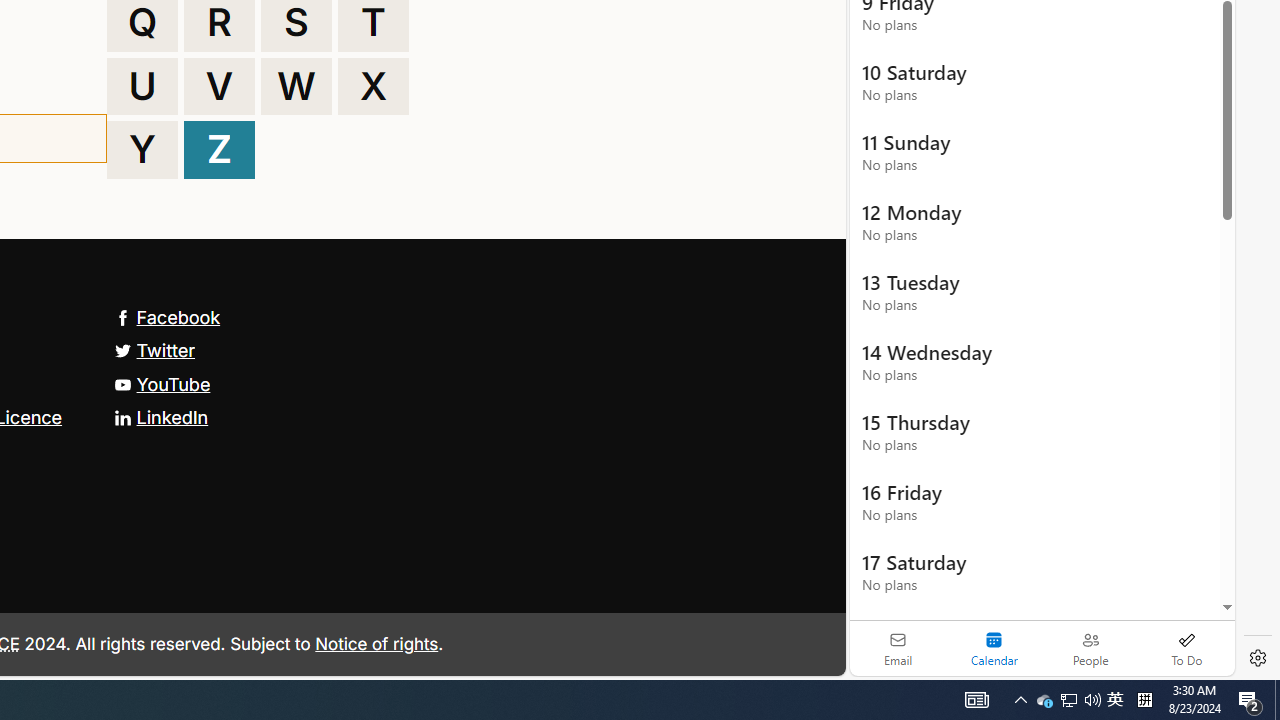 This screenshot has width=1280, height=720. Describe the element at coordinates (373, 85) in the screenshot. I see `'X'` at that location.